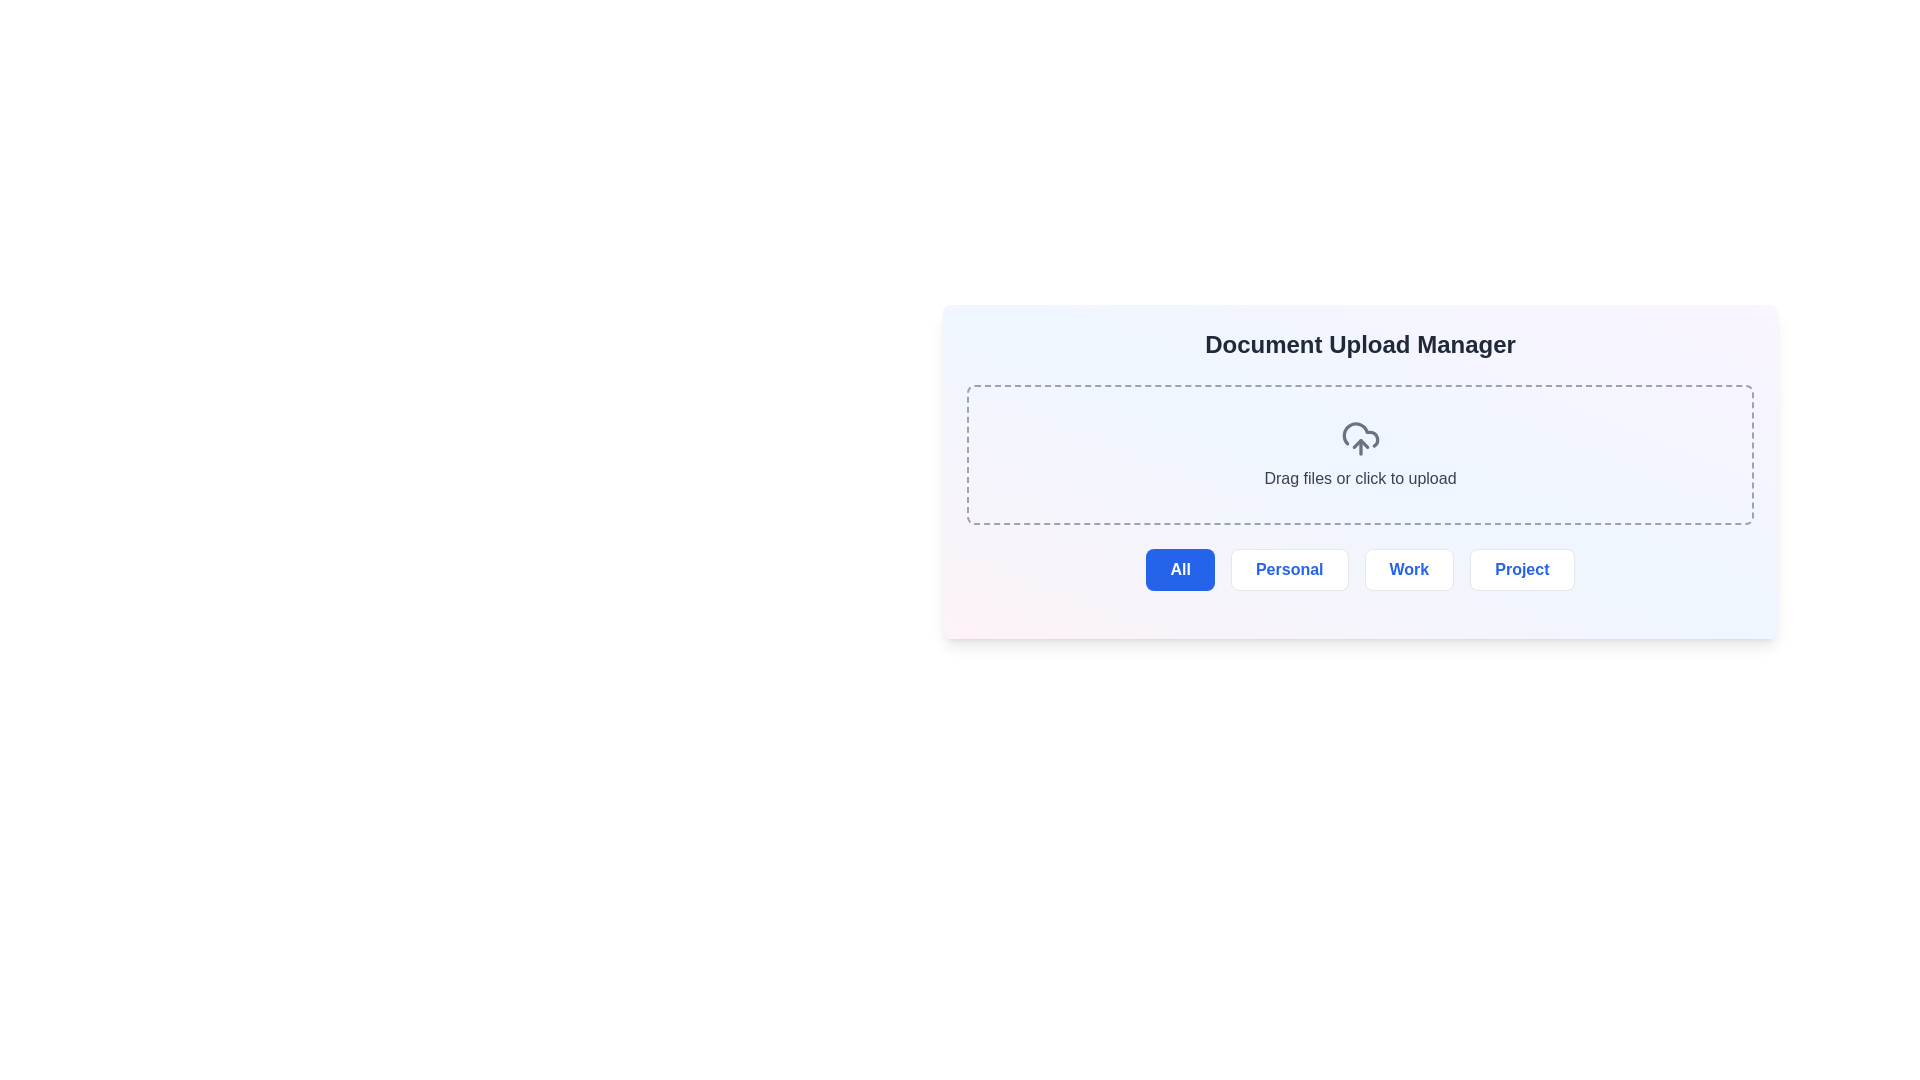  I want to click on the 'All' button, so click(1180, 570).